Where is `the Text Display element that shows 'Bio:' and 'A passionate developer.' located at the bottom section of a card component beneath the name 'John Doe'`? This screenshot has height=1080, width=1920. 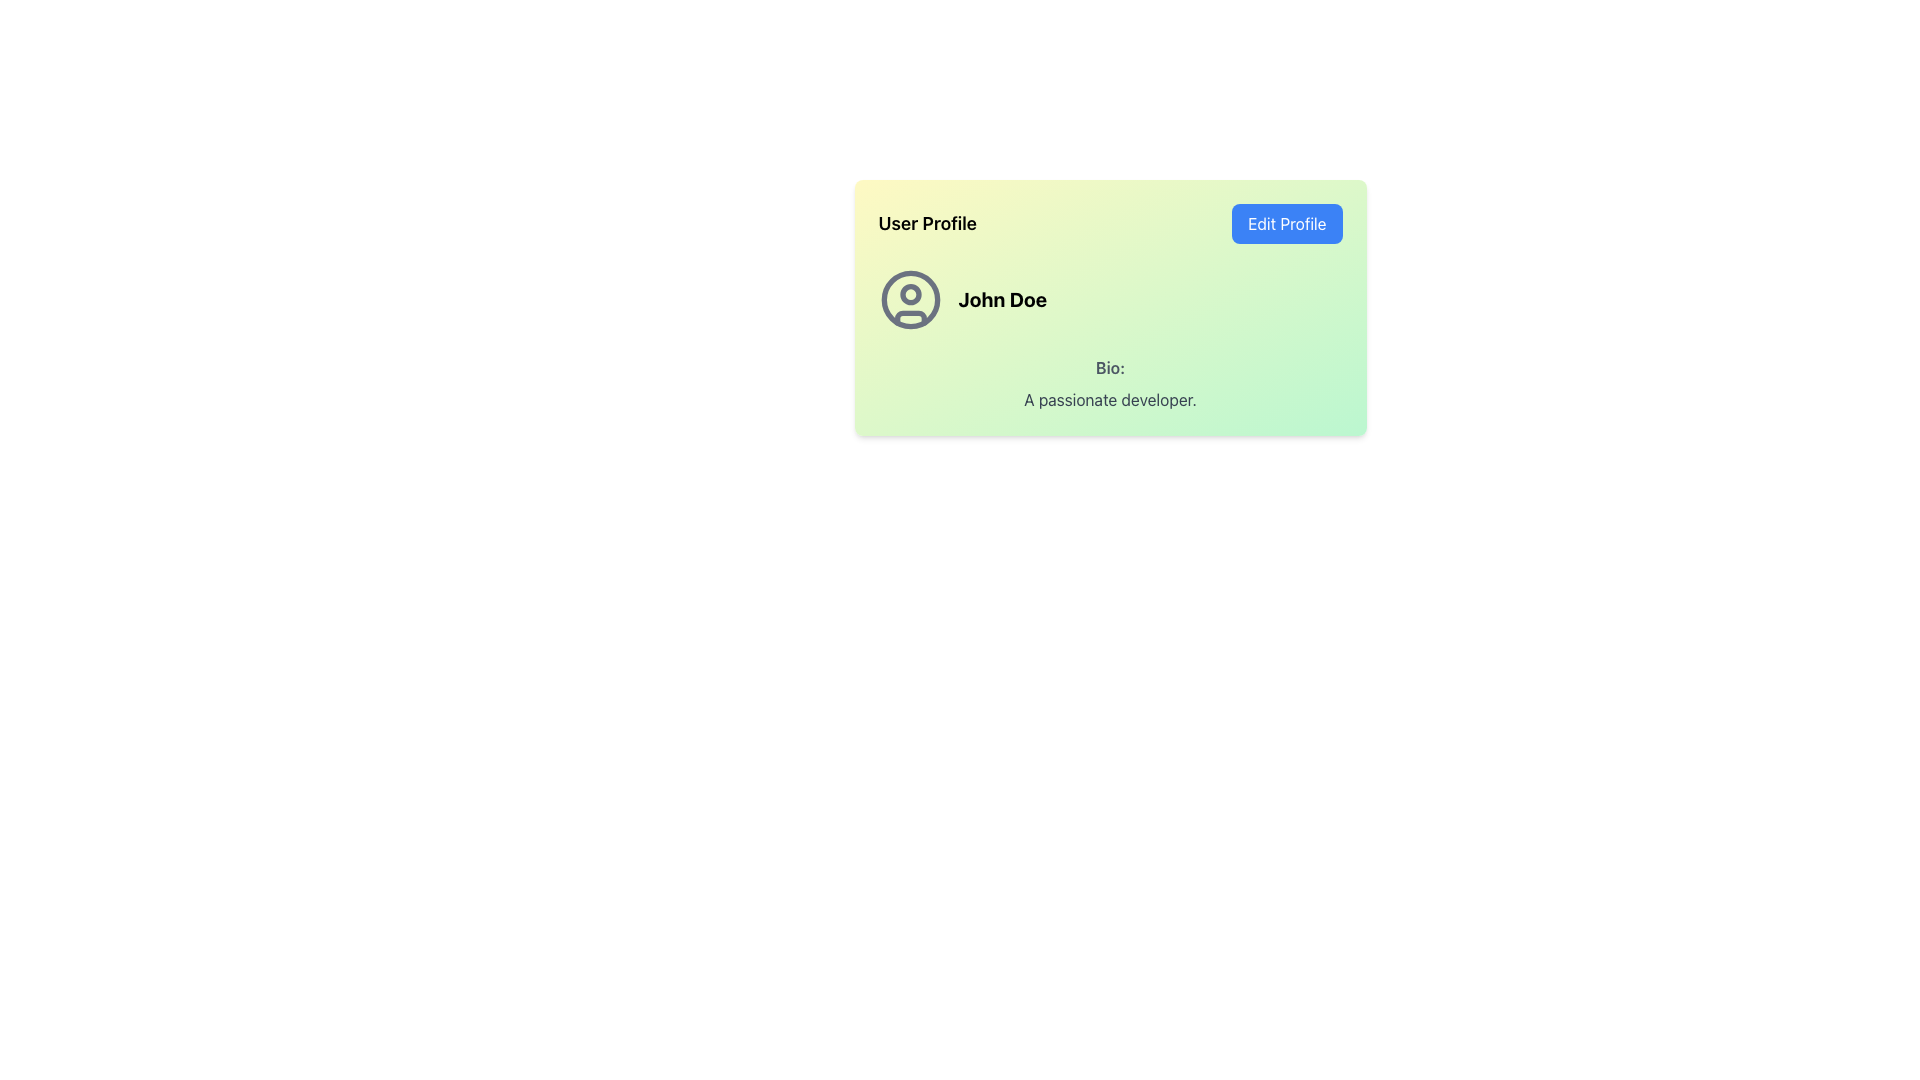 the Text Display element that shows 'Bio:' and 'A passionate developer.' located at the bottom section of a card component beneath the name 'John Doe' is located at coordinates (1109, 384).